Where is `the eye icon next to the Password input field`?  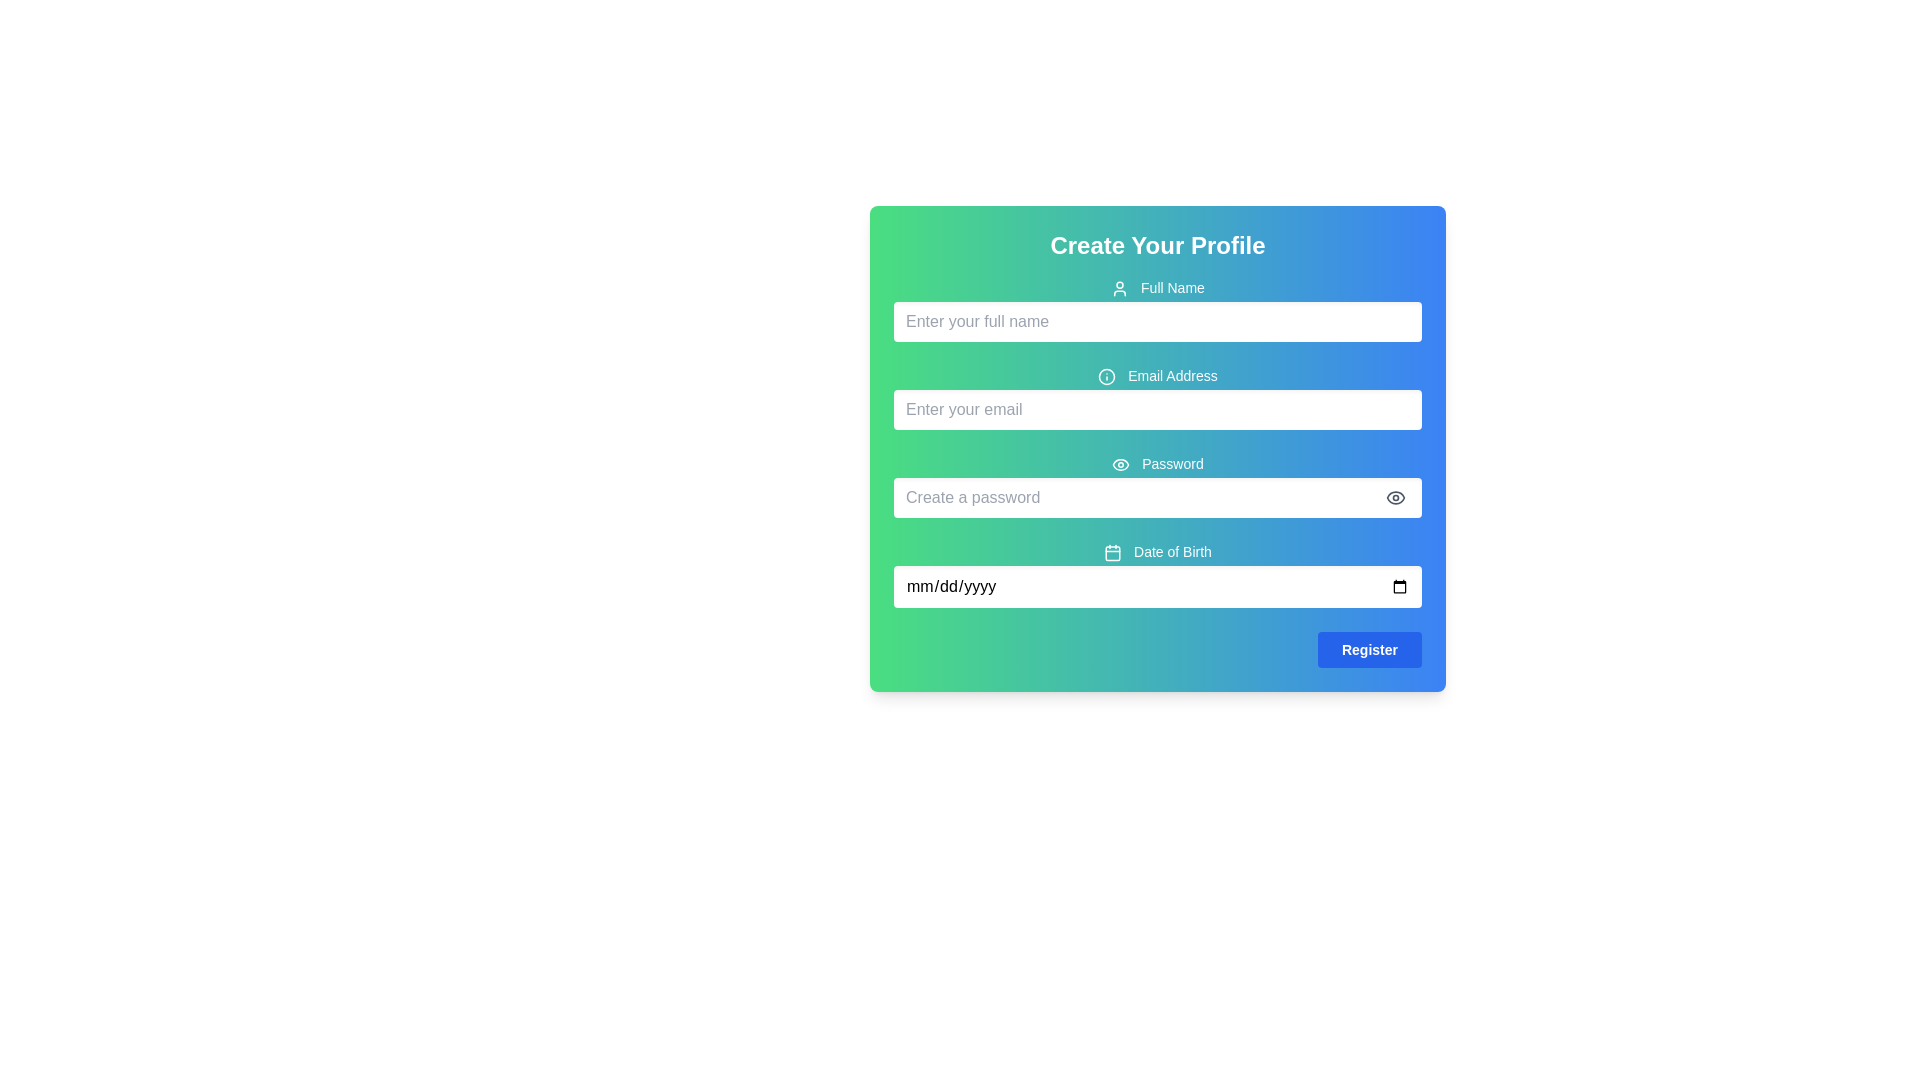 the eye icon next to the Password input field is located at coordinates (1157, 486).